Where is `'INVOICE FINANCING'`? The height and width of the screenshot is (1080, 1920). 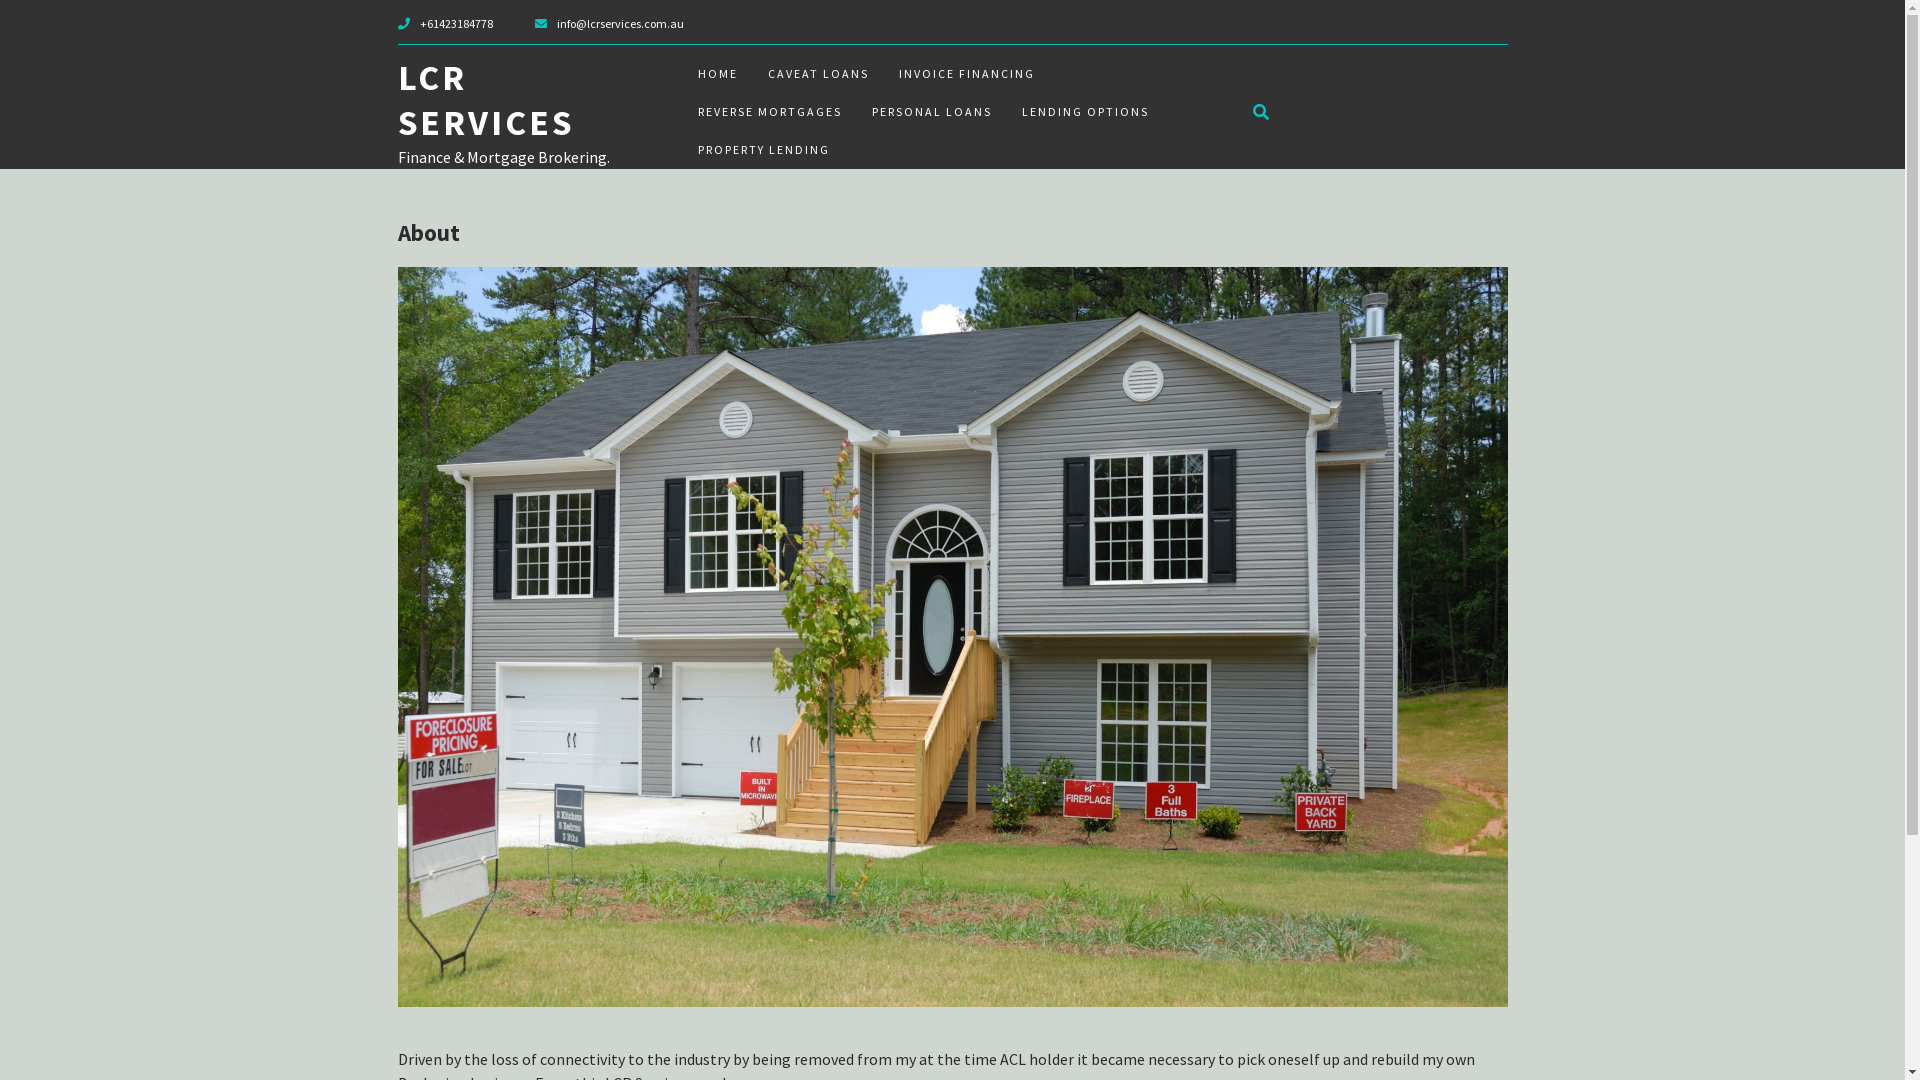
'INVOICE FINANCING' is located at coordinates (882, 72).